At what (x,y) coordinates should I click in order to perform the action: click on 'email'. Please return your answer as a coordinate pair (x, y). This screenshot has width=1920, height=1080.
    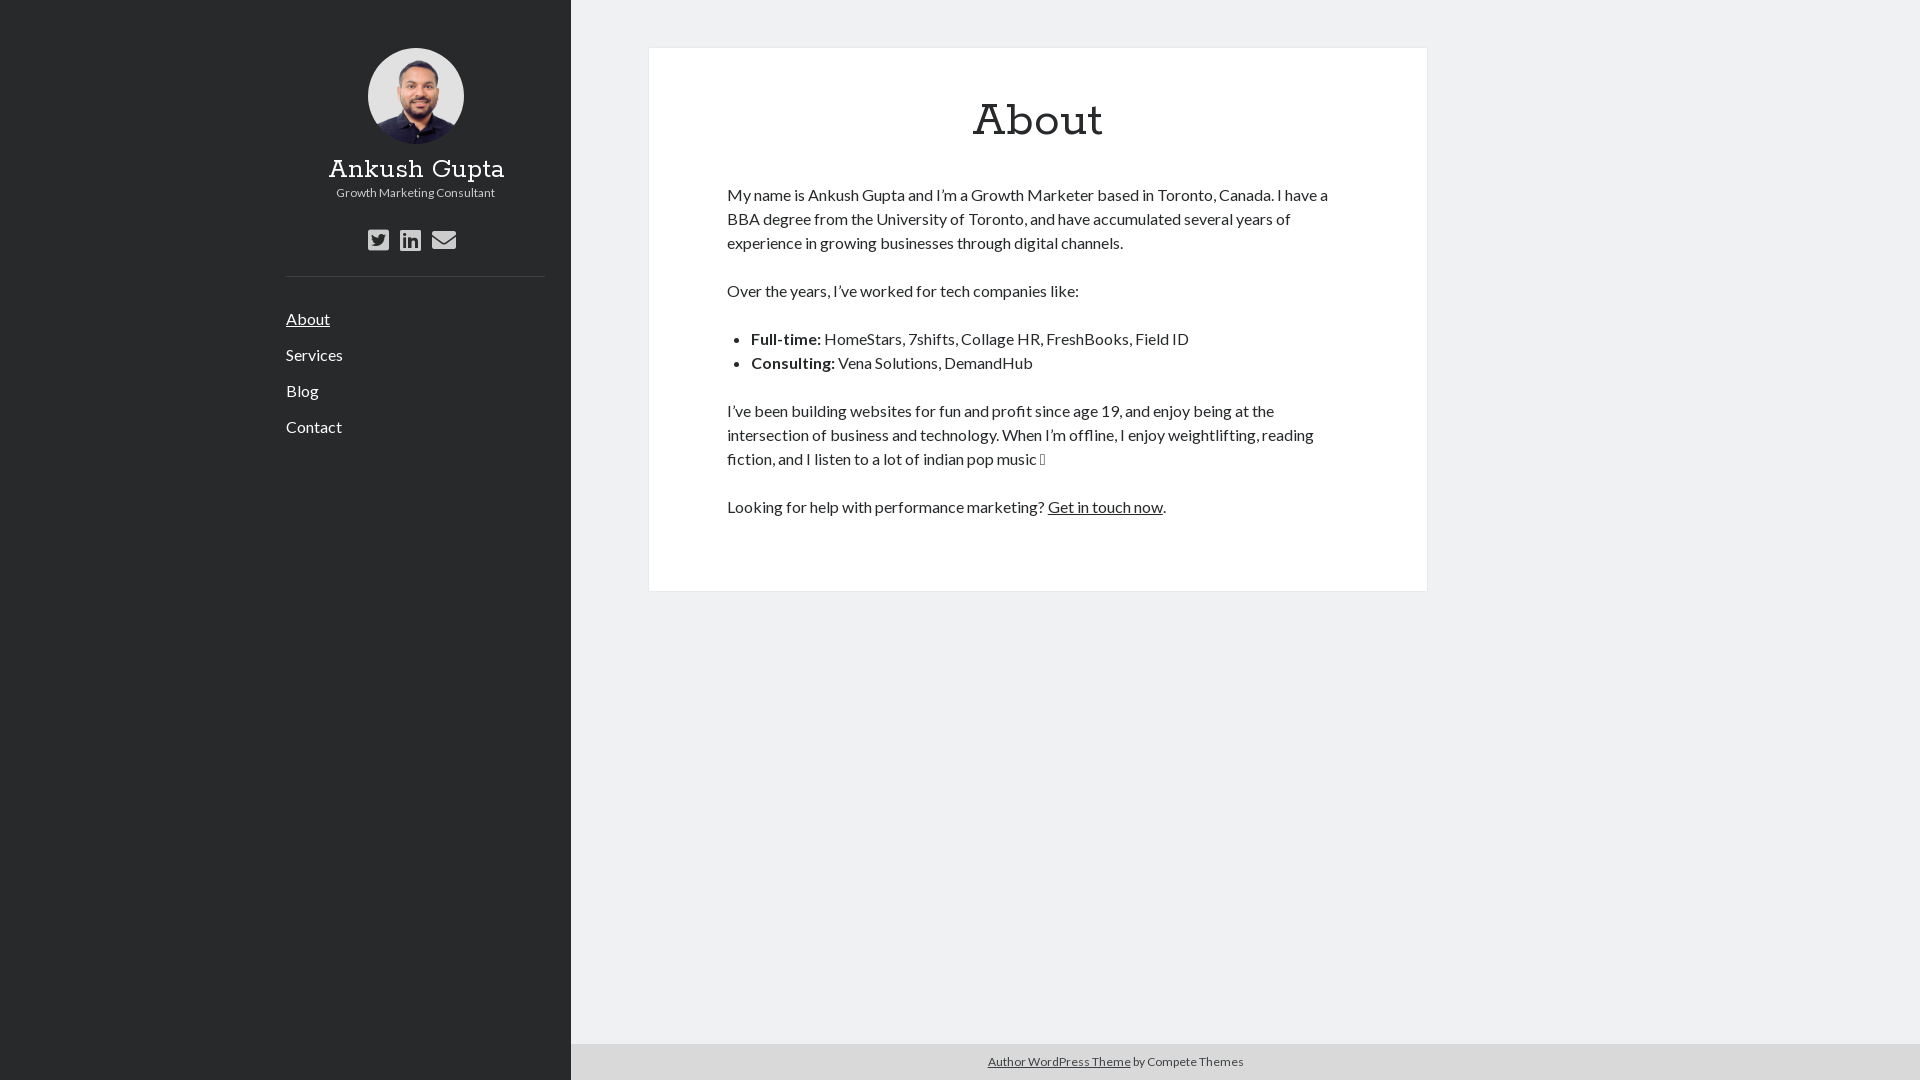
    Looking at the image, I should click on (443, 238).